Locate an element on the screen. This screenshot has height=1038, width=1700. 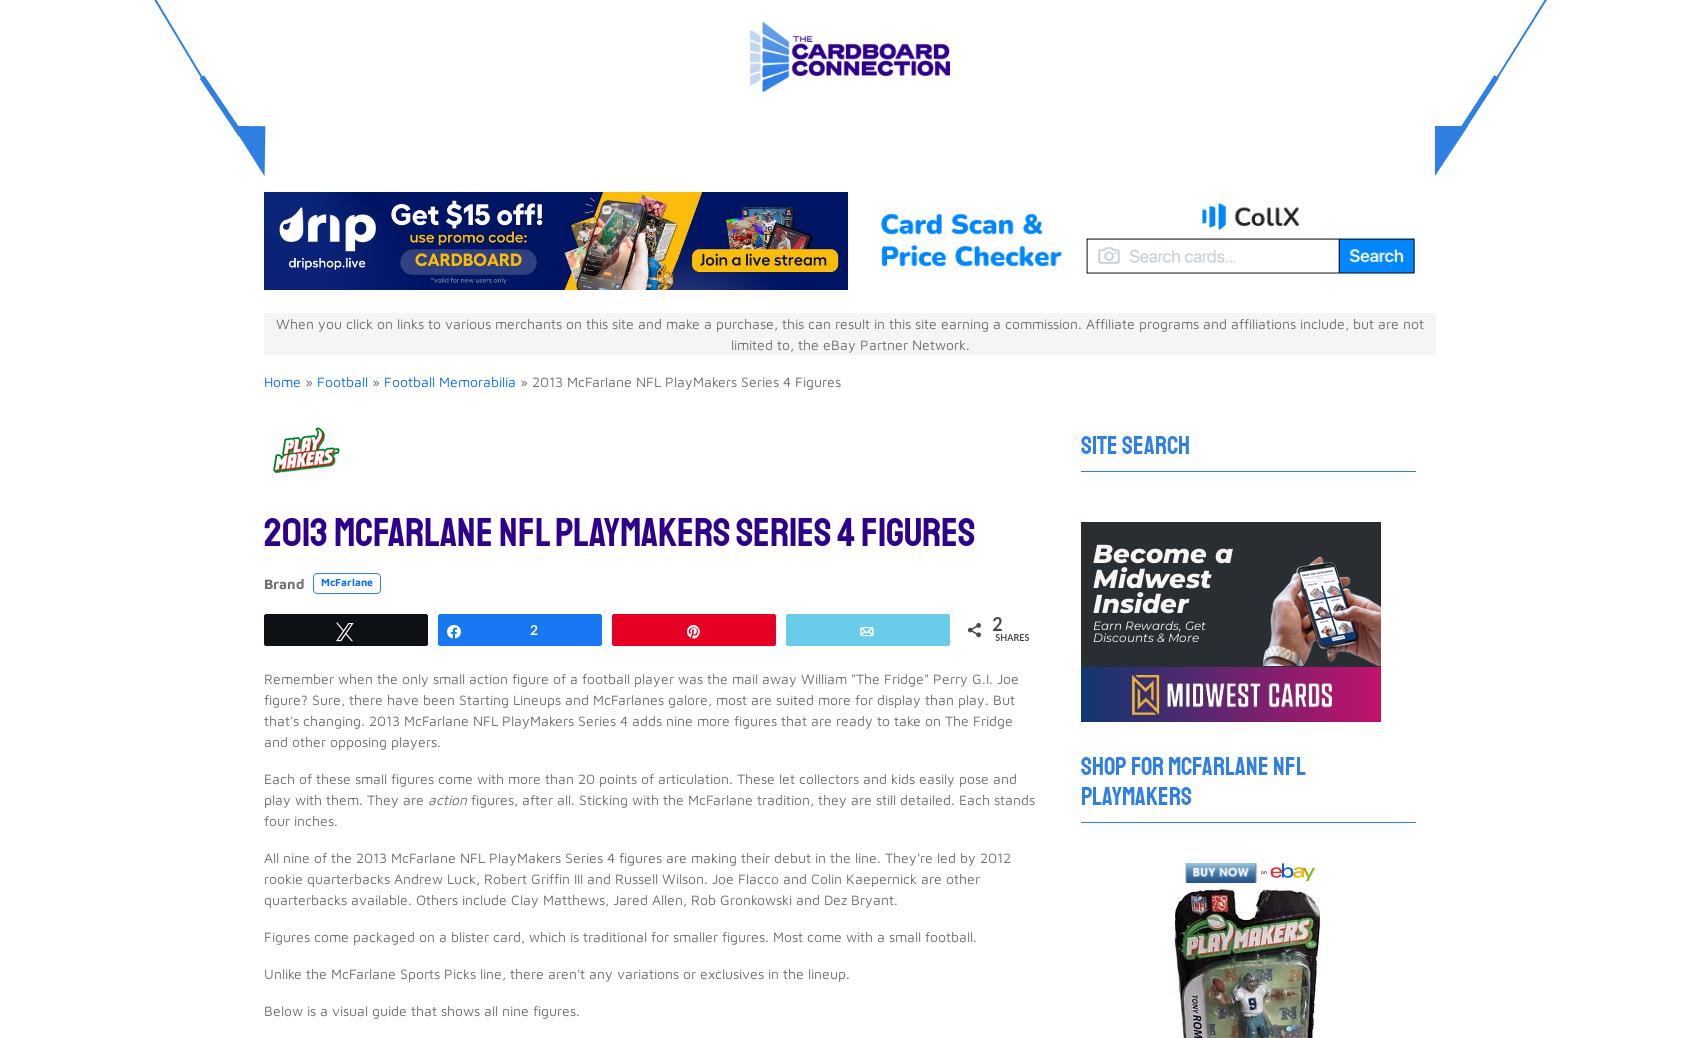
'Ryan is a former member of The Cardboard Connection Writing Staff.' is located at coordinates (603, 708).